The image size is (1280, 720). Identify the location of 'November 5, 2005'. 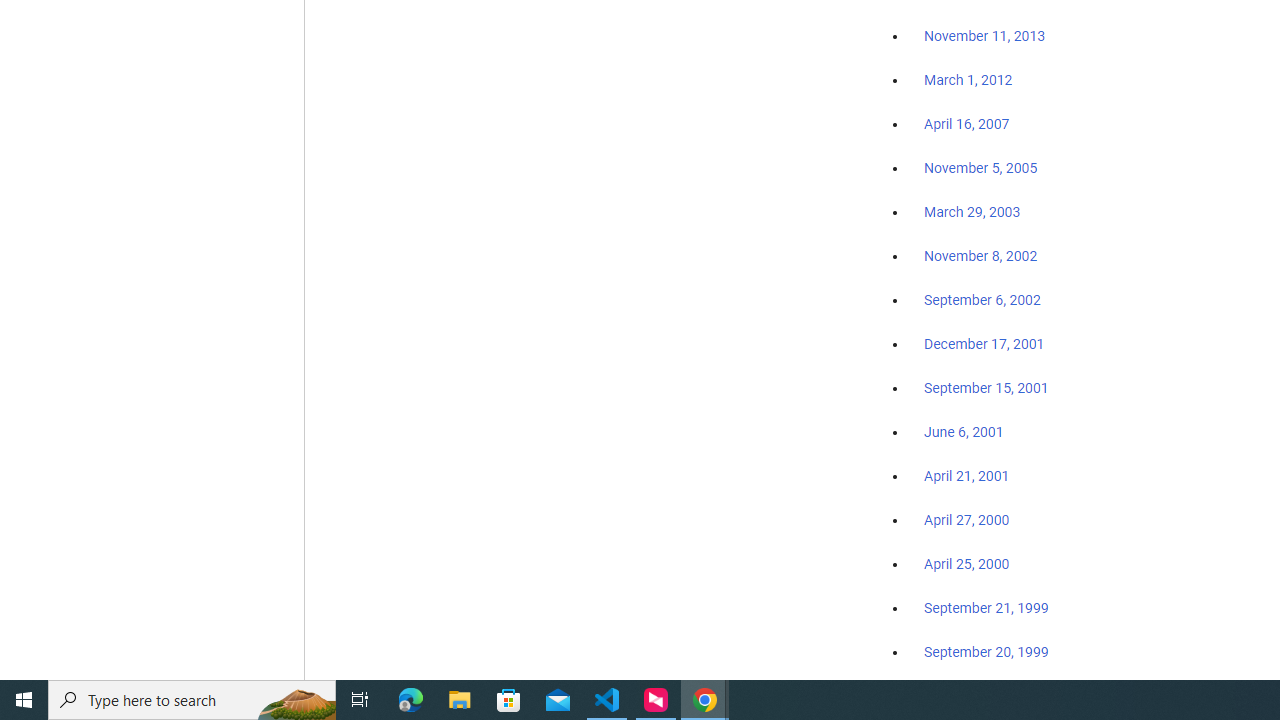
(981, 167).